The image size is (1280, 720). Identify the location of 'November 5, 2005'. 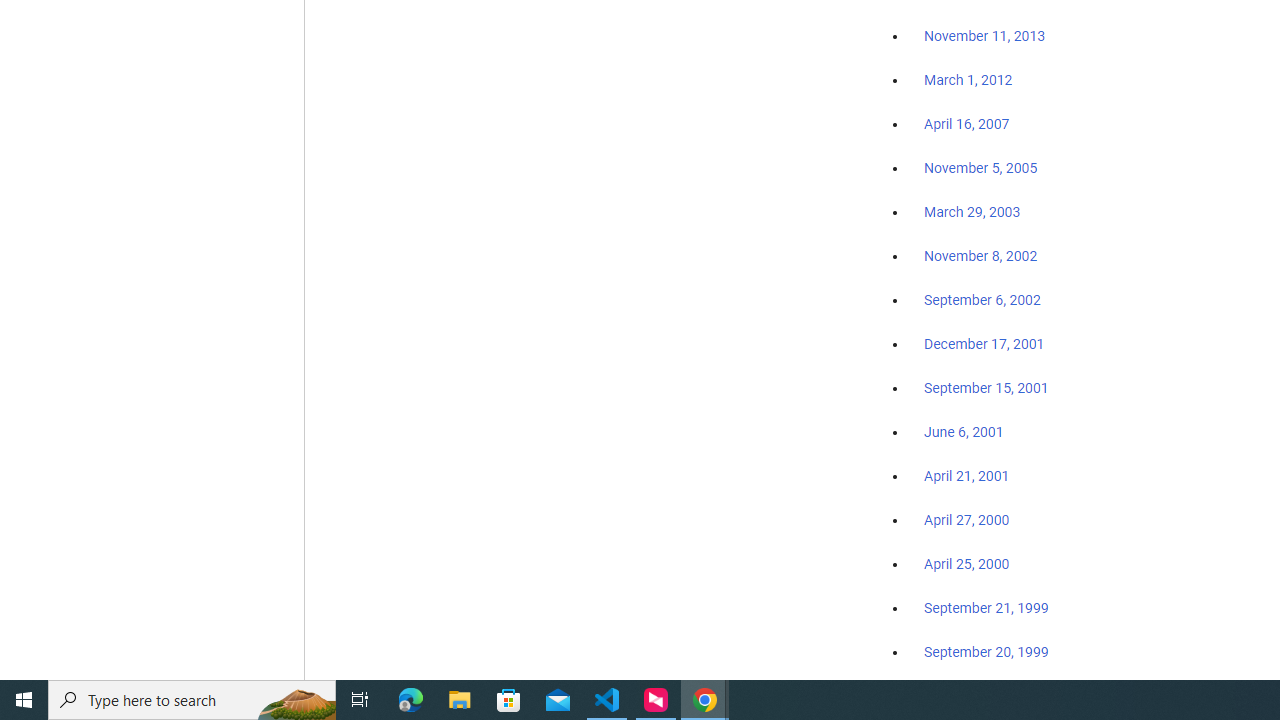
(981, 167).